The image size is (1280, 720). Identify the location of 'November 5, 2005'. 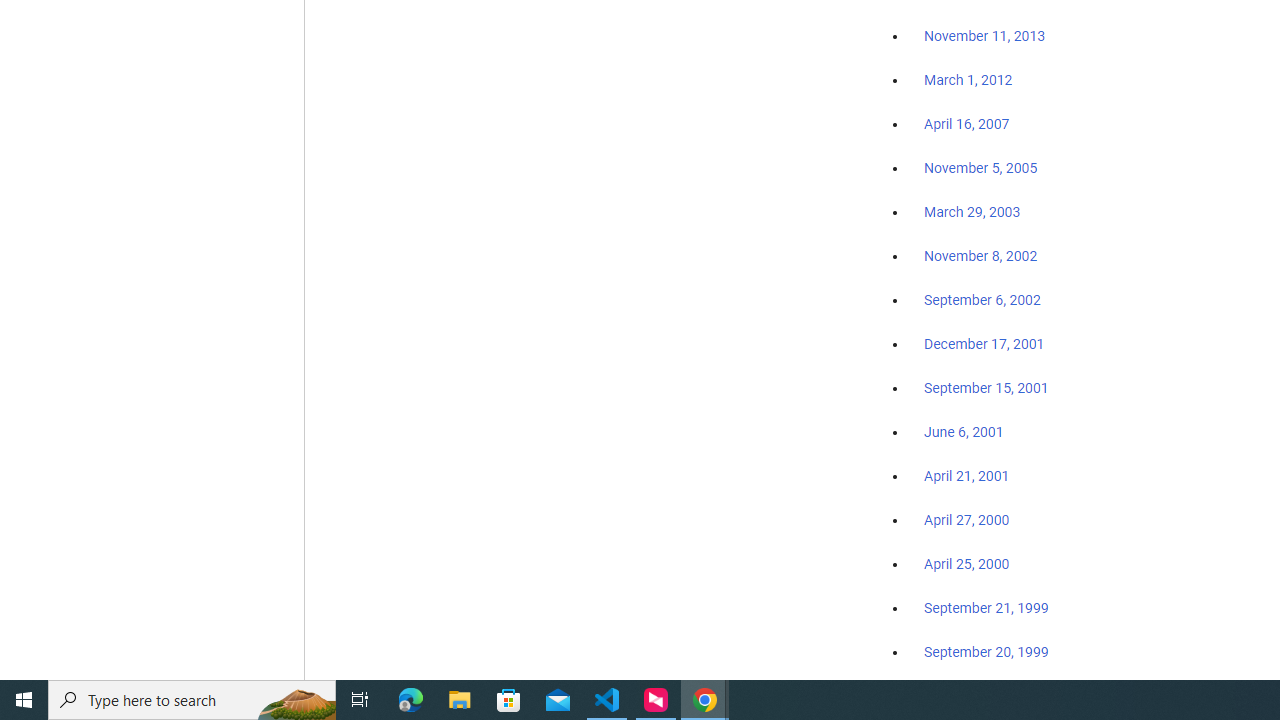
(981, 167).